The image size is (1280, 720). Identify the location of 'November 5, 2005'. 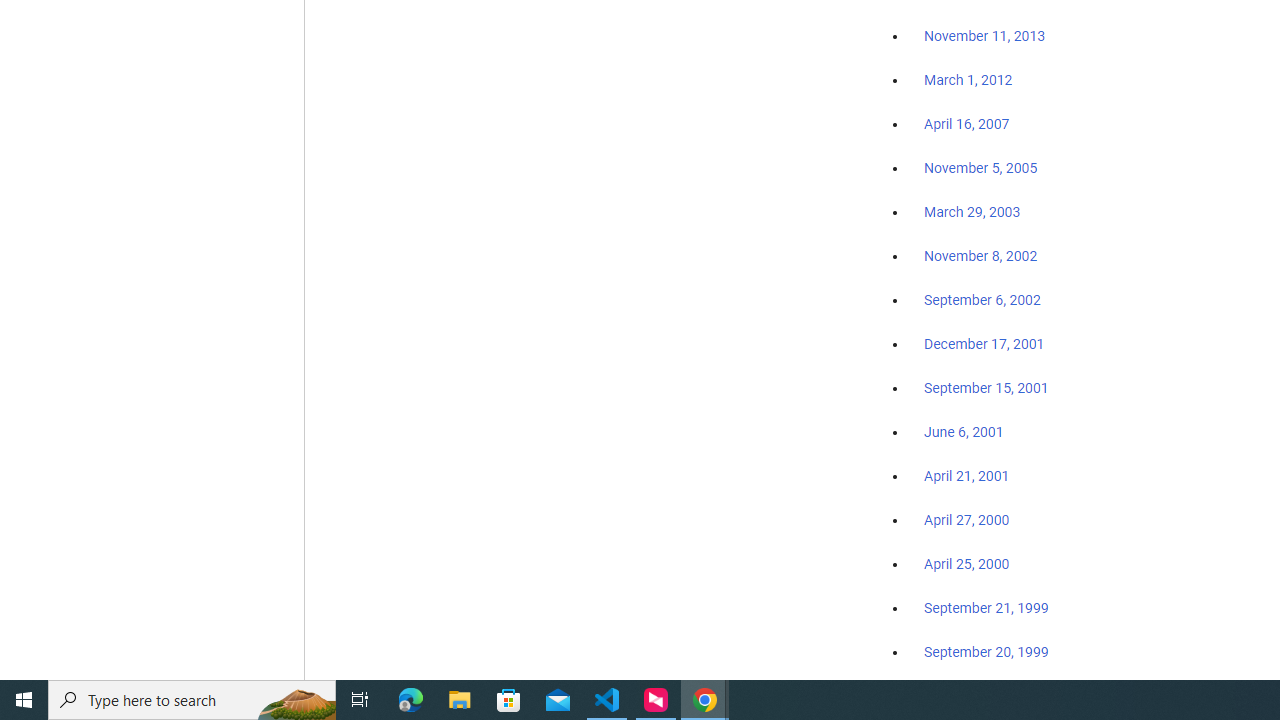
(981, 167).